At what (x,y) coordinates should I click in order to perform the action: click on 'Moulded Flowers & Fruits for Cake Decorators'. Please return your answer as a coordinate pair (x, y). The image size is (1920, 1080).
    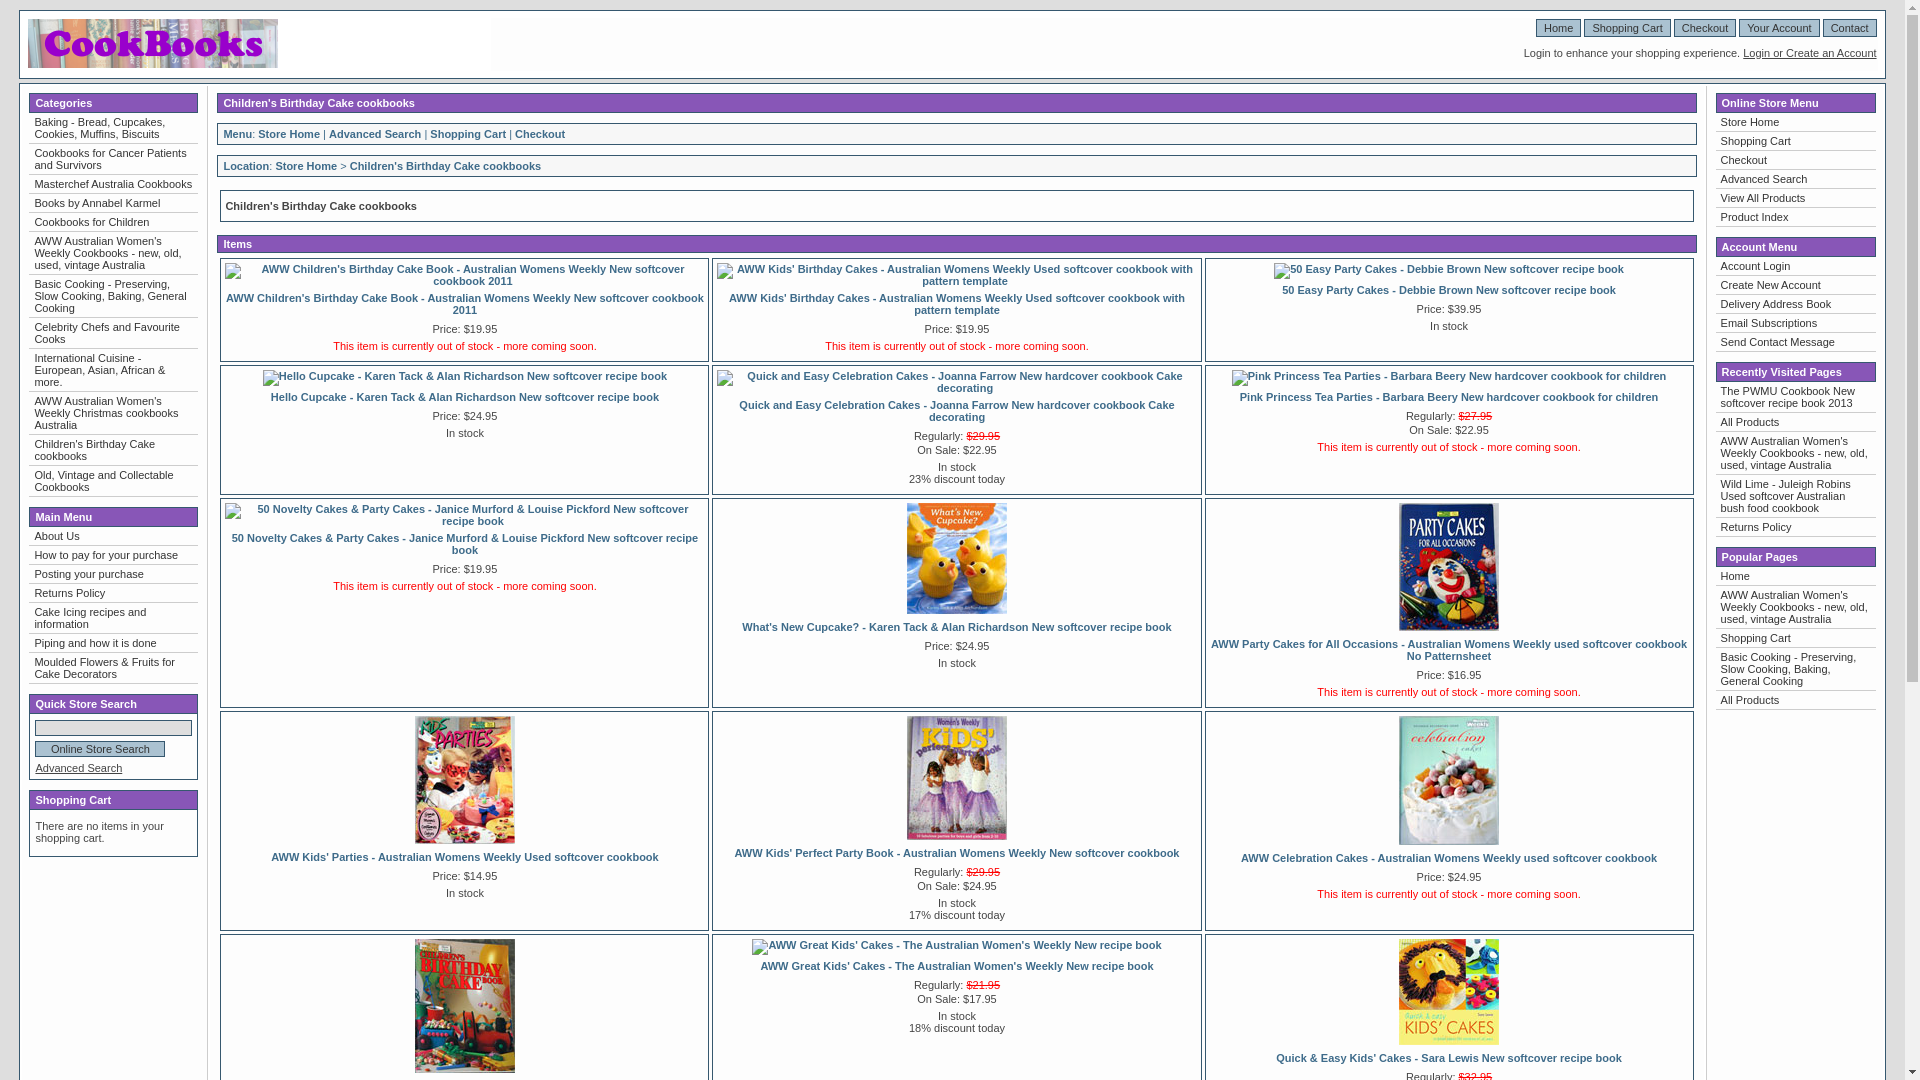
    Looking at the image, I should click on (28, 667).